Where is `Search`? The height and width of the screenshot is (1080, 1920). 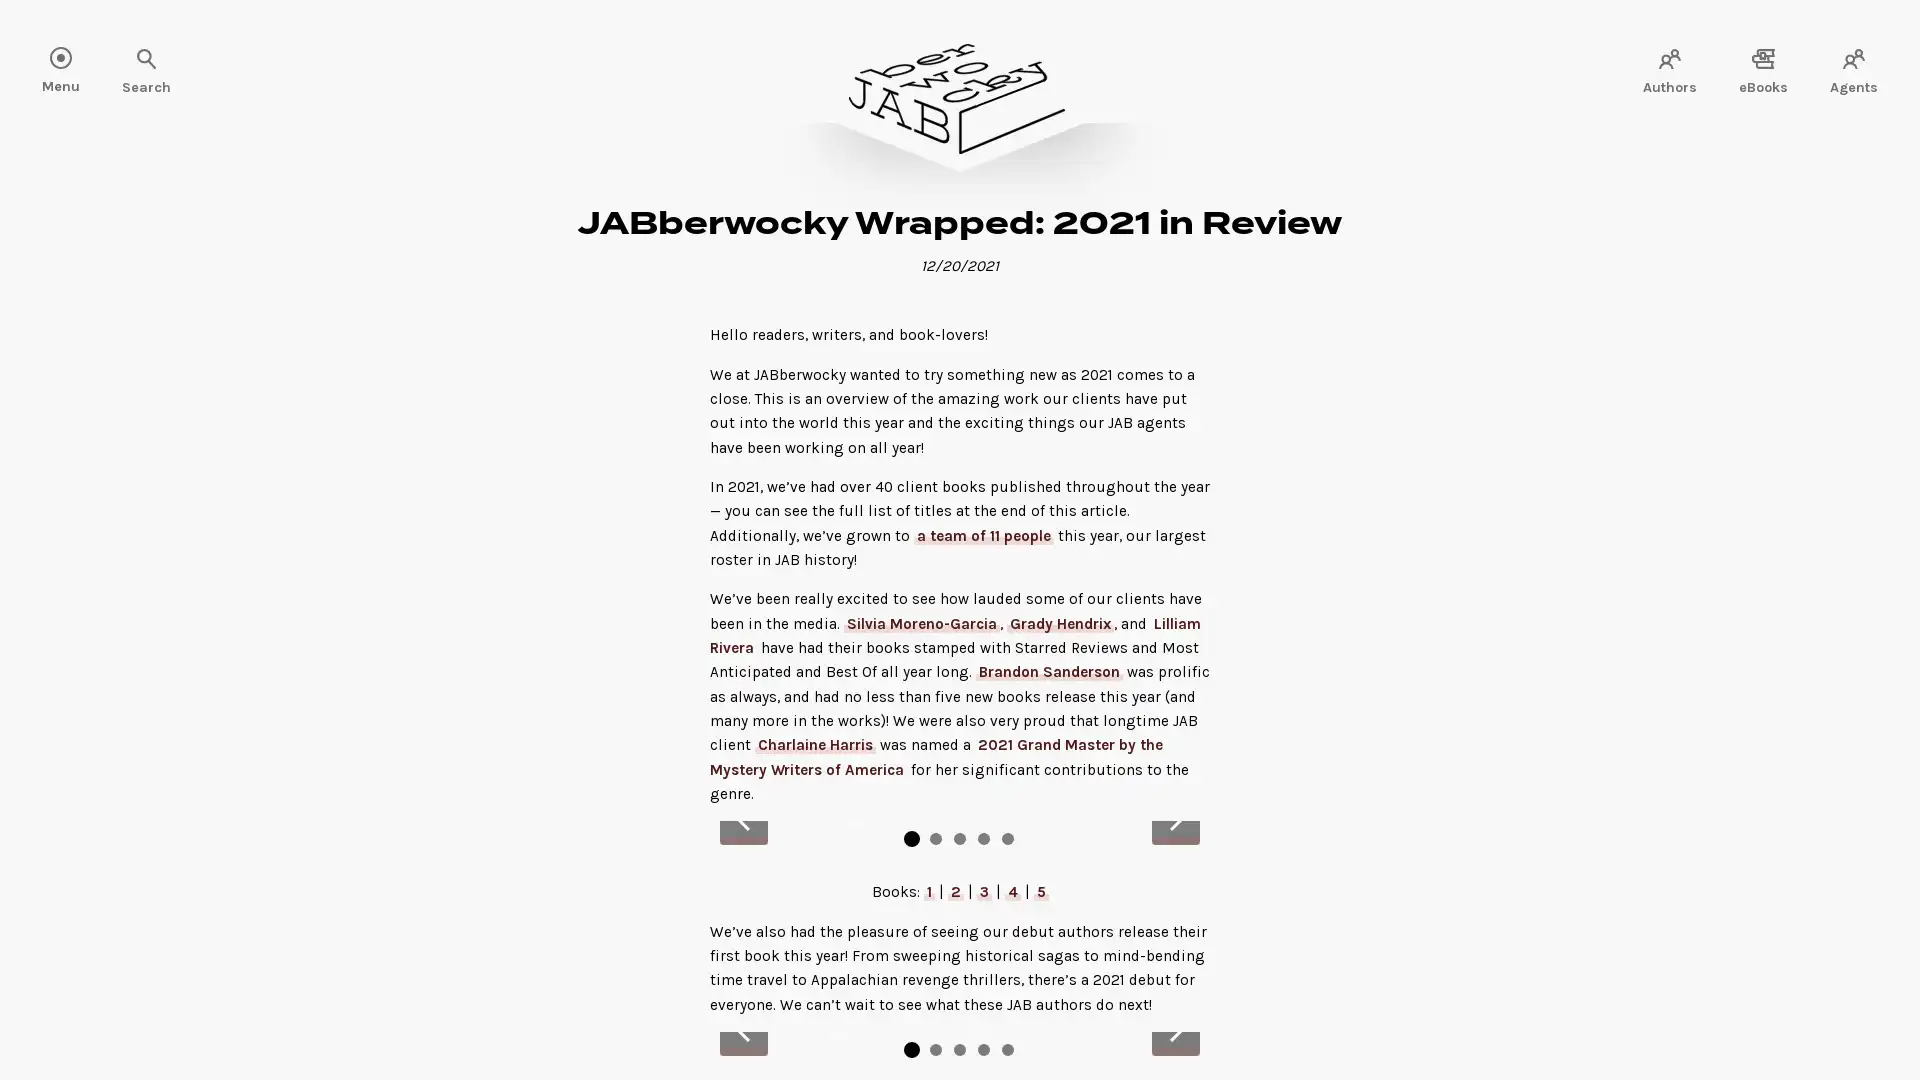 Search is located at coordinates (80, 60).